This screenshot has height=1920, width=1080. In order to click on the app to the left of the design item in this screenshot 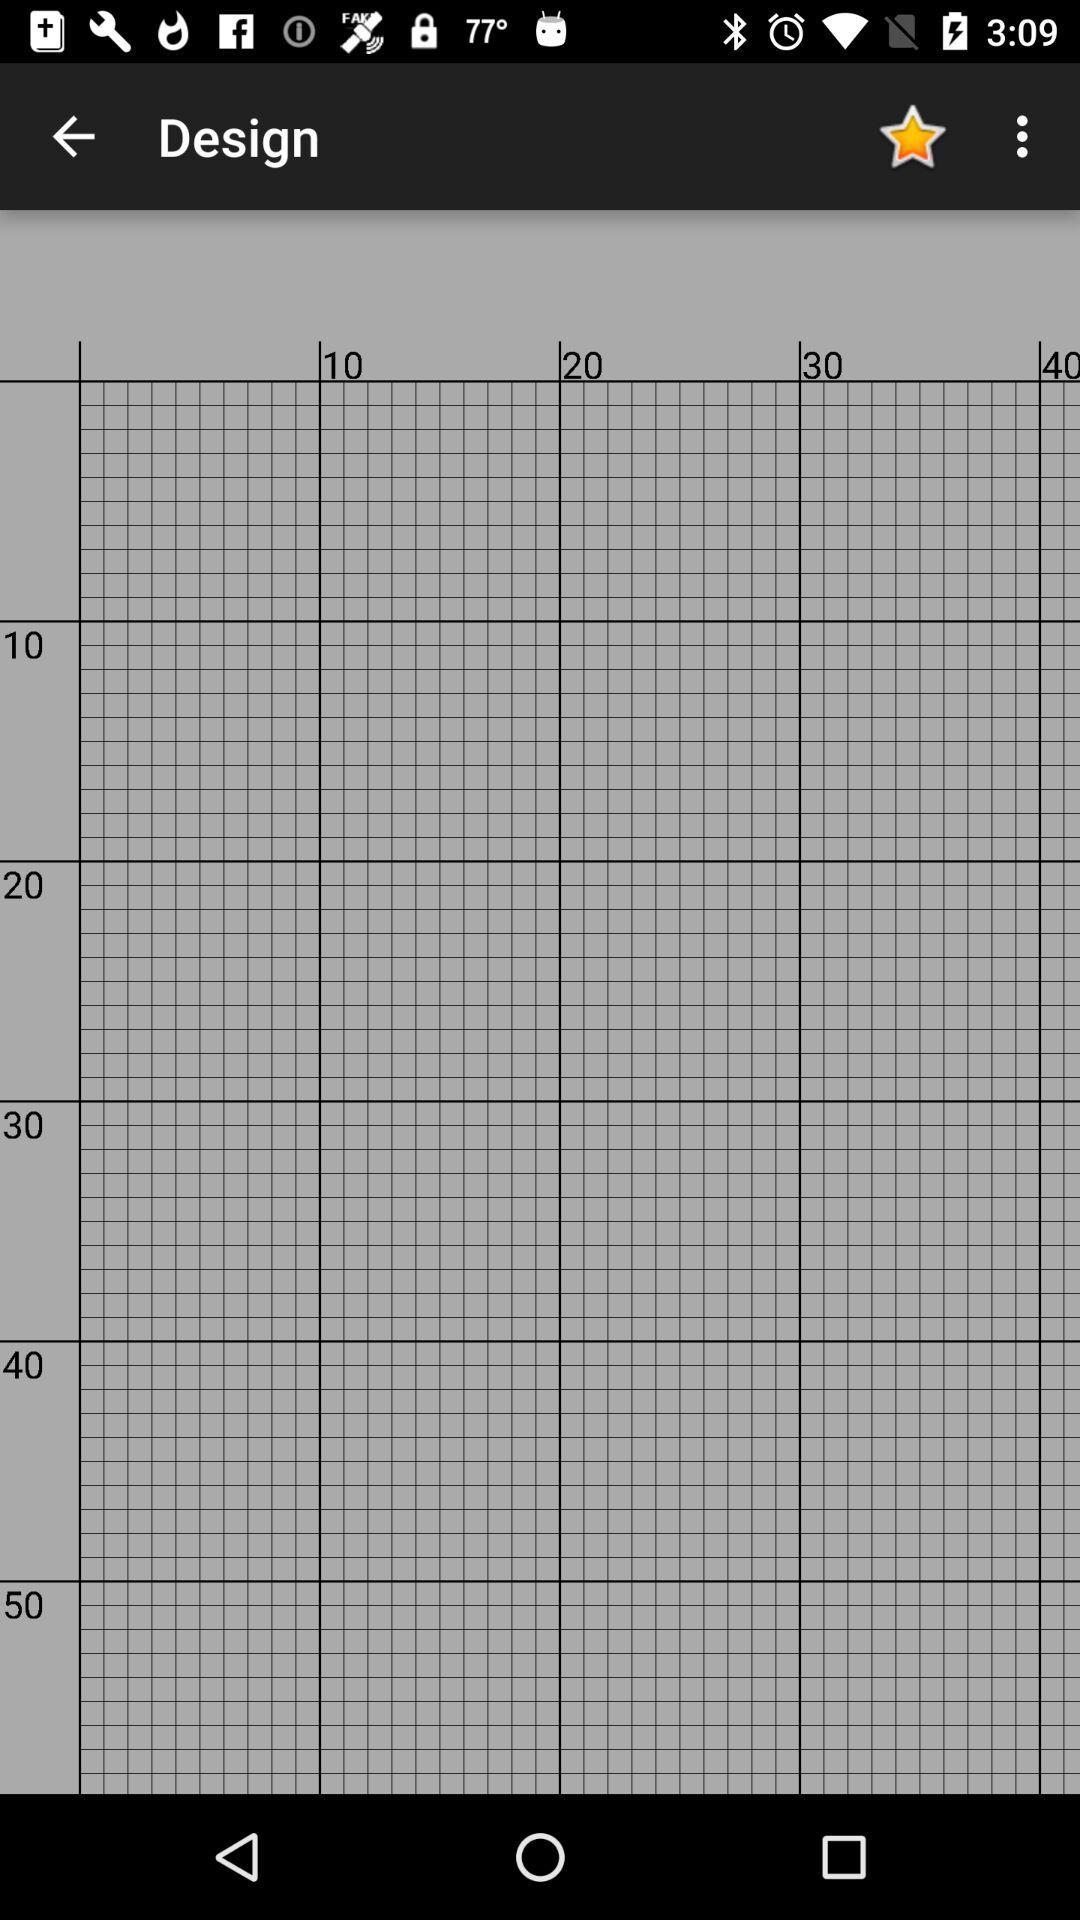, I will do `click(72, 135)`.